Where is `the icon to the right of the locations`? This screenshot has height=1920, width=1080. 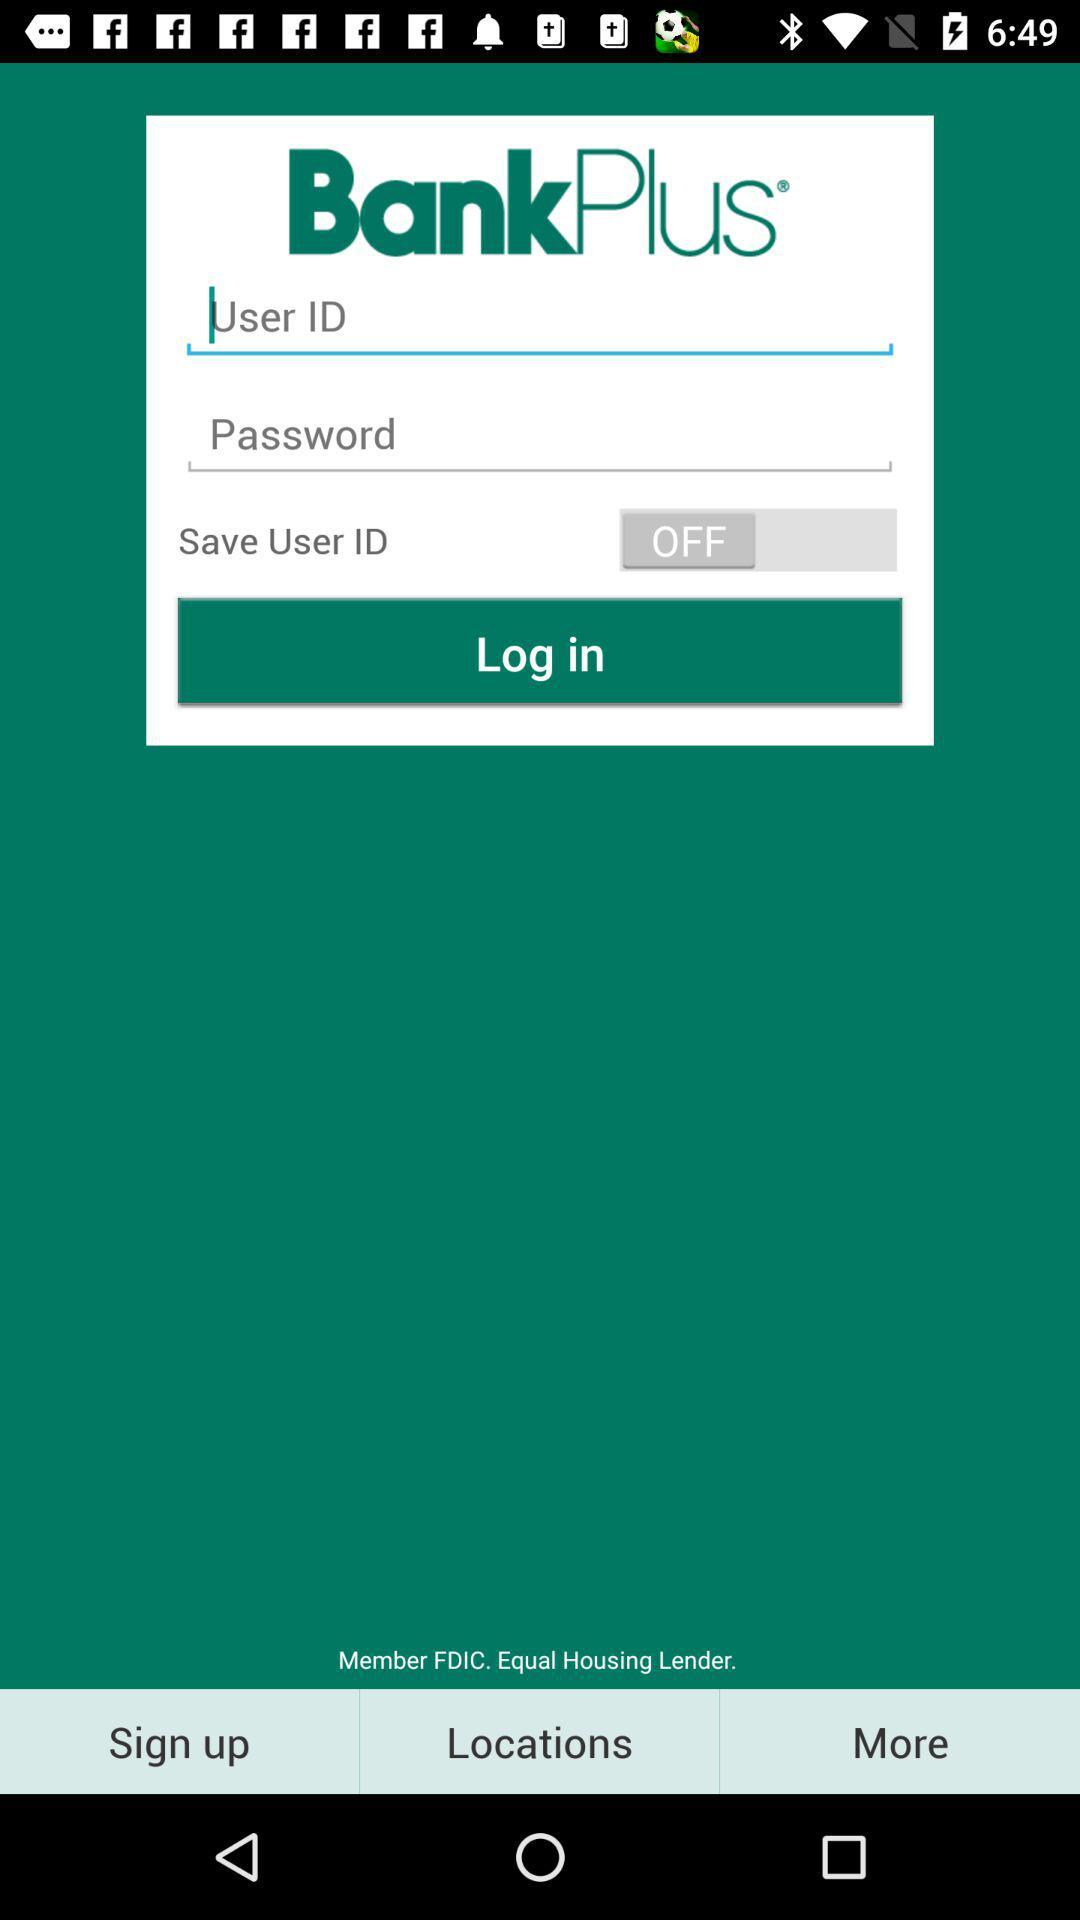 the icon to the right of the locations is located at coordinates (898, 1740).